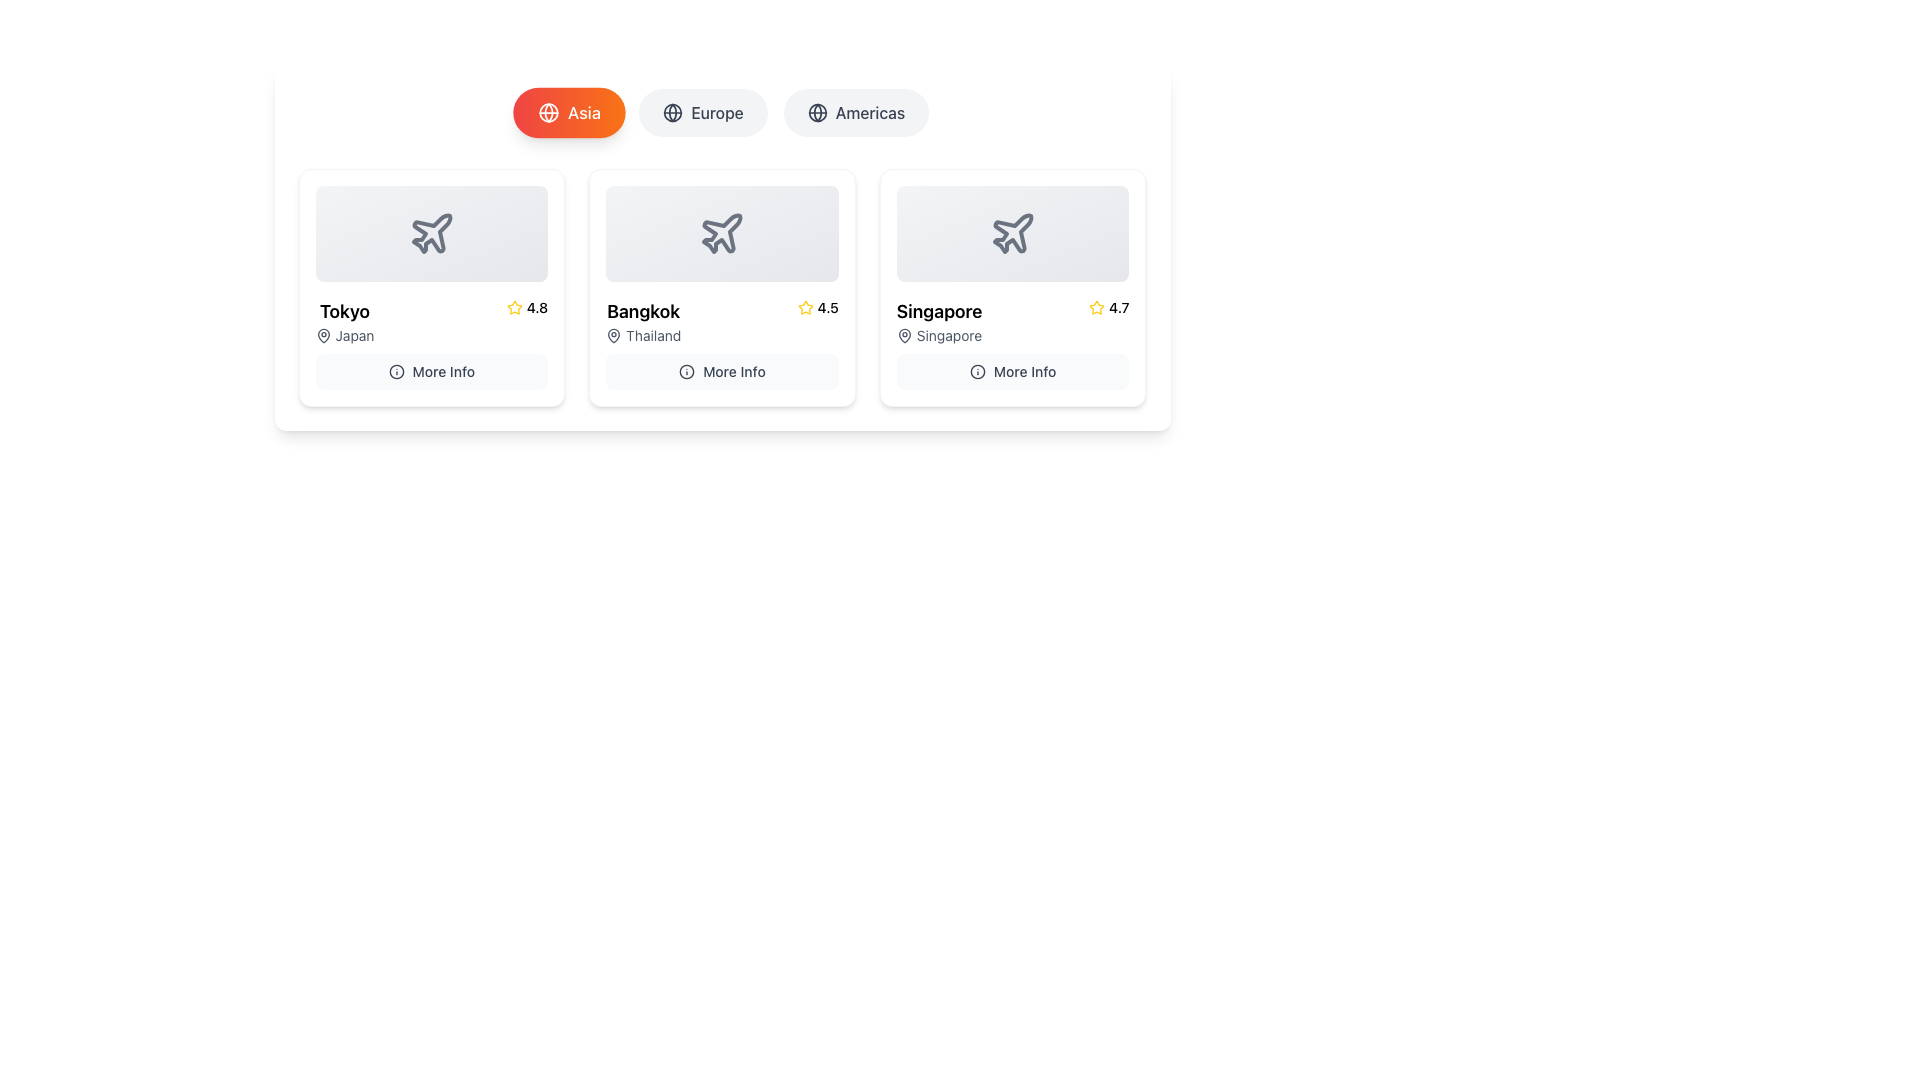 Image resolution: width=1920 pixels, height=1080 pixels. What do you see at coordinates (1096, 307) in the screenshot?
I see `the star-shaped yellow icon indicating a rating of '4.7' within the 'Singapore' destination card` at bounding box center [1096, 307].